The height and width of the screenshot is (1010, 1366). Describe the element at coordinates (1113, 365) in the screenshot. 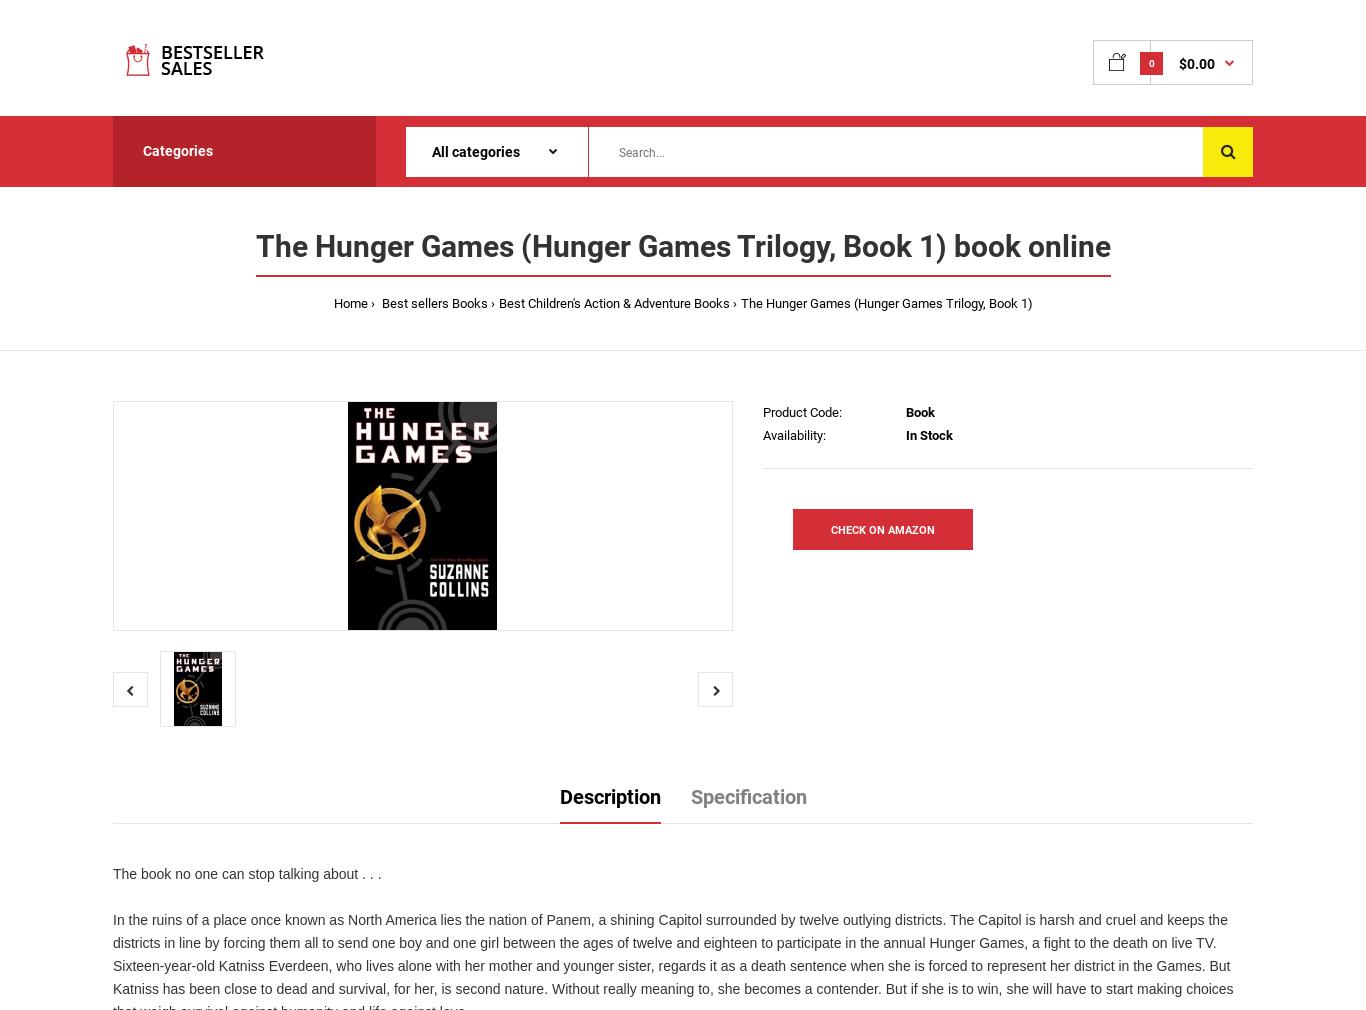

I see `'Best Mystery & Thrillers Movies'` at that location.